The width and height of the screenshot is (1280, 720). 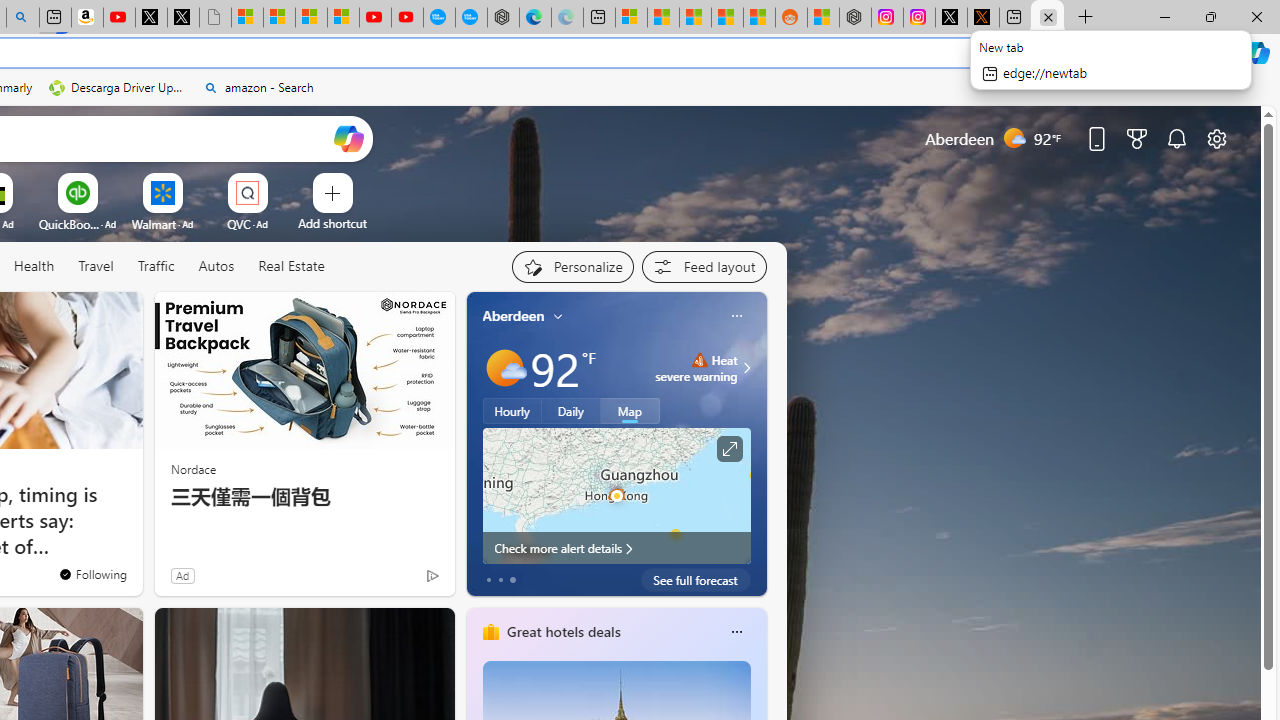 I want to click on 'tab-2', so click(x=512, y=579).